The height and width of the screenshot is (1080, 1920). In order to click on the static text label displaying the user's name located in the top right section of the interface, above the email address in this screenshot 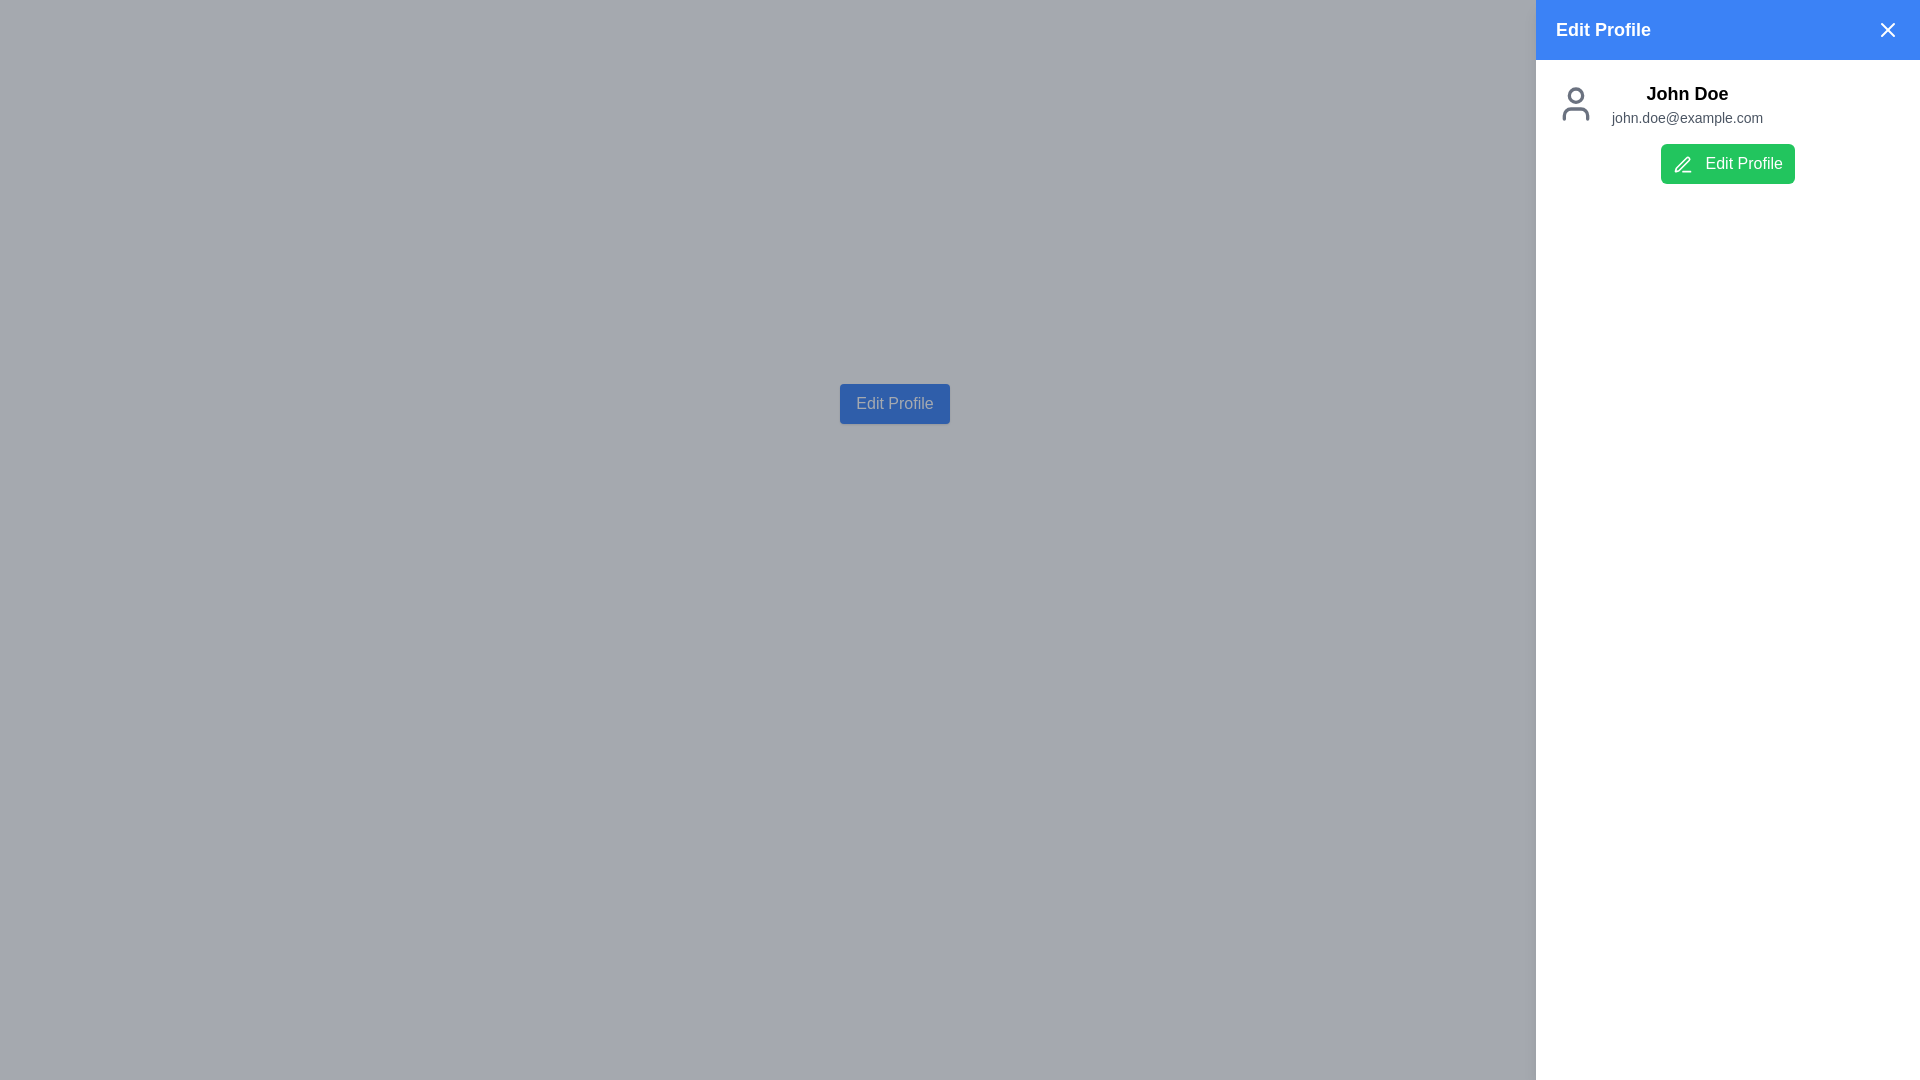, I will do `click(1686, 93)`.